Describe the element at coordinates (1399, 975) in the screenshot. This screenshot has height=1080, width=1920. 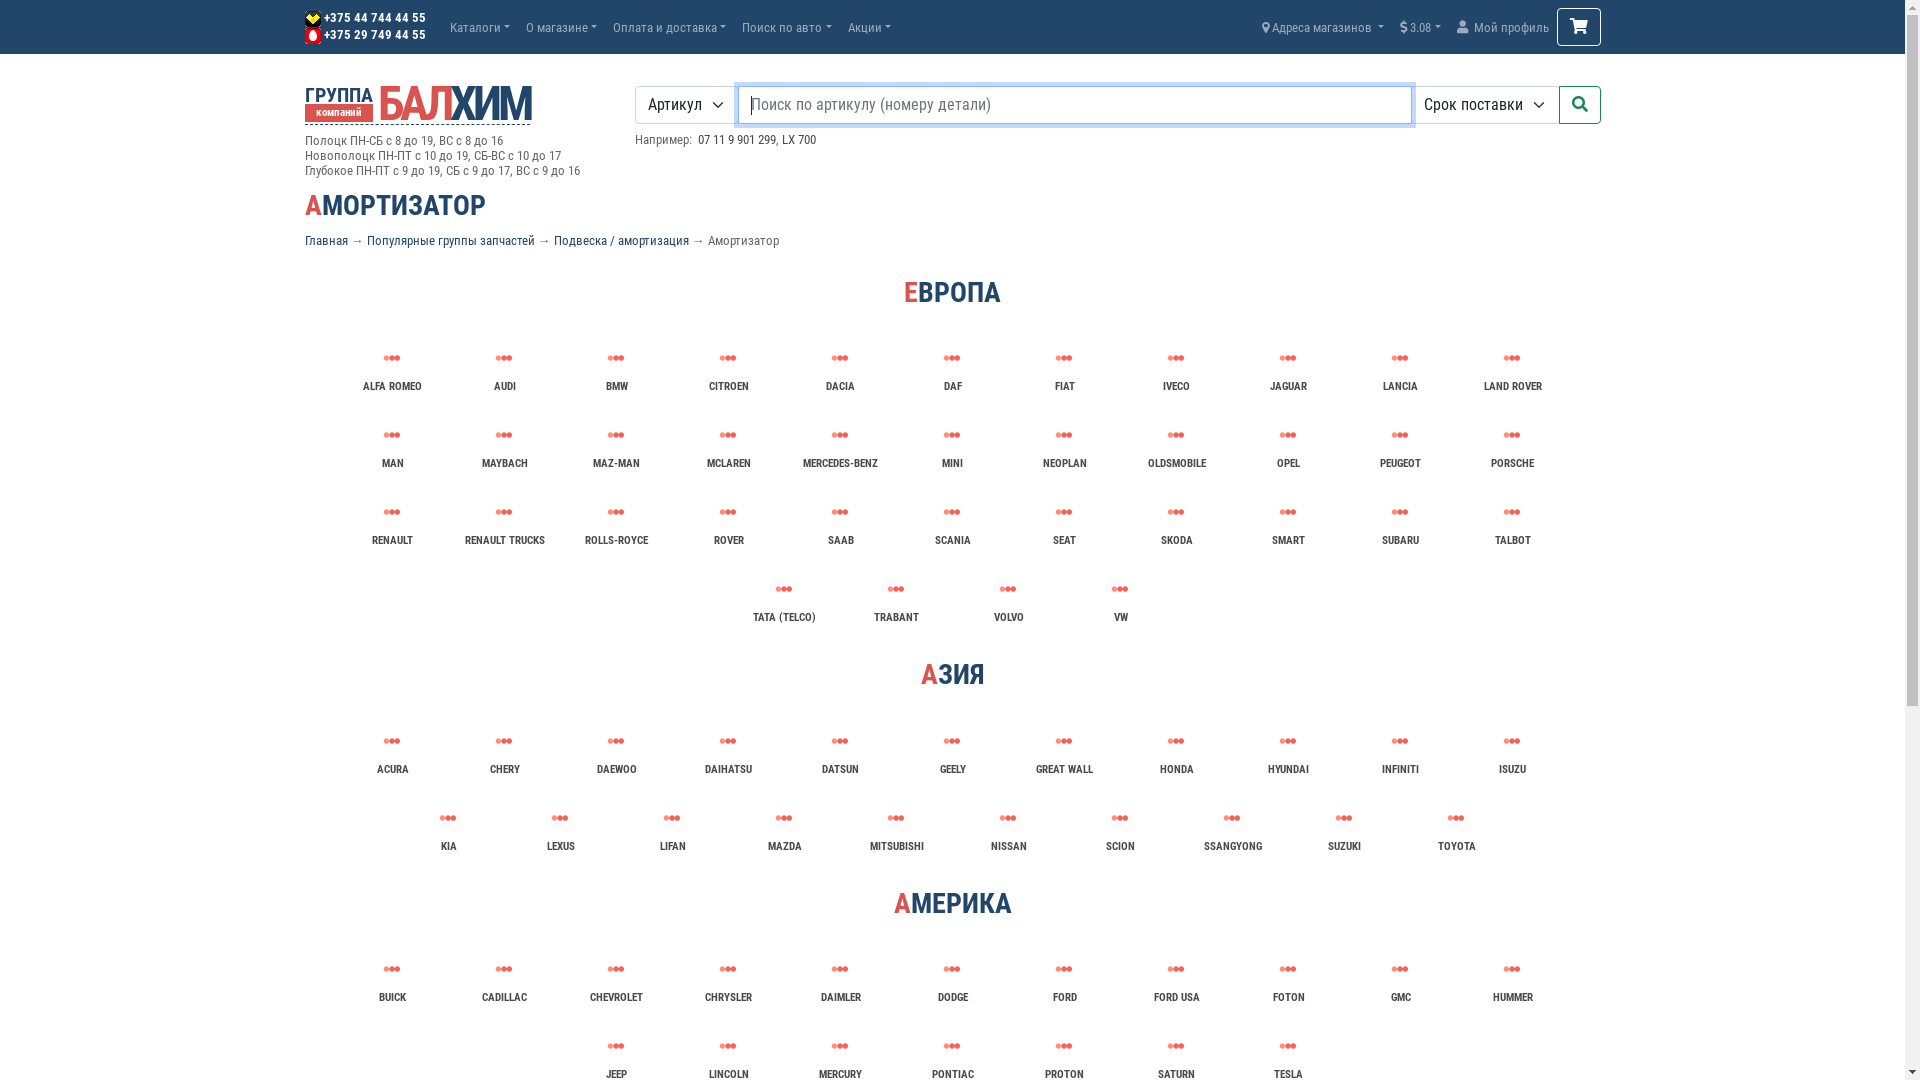
I see `'GMC'` at that location.